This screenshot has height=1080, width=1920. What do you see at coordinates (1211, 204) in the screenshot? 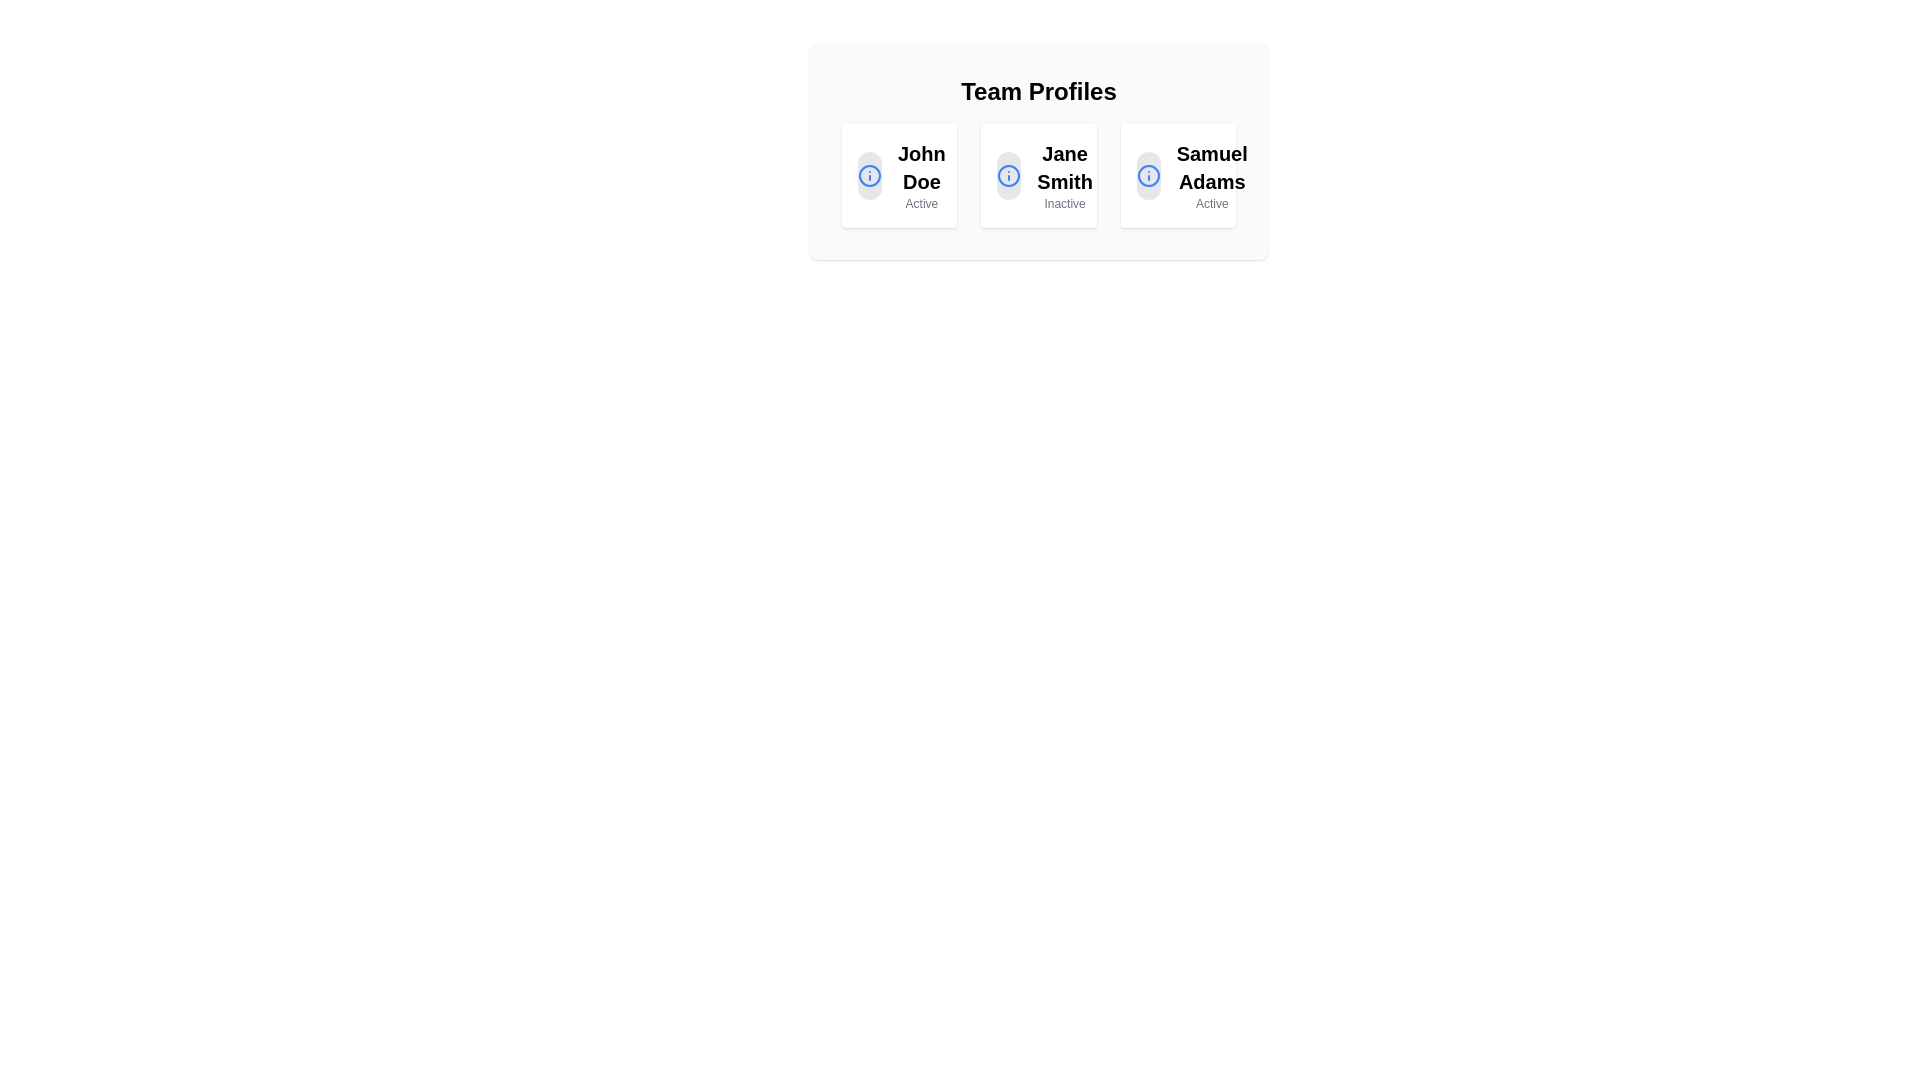
I see `the Static Text Label displaying 'Active' in gray color, positioned below 'Samuel Adams' in the profile card` at bounding box center [1211, 204].